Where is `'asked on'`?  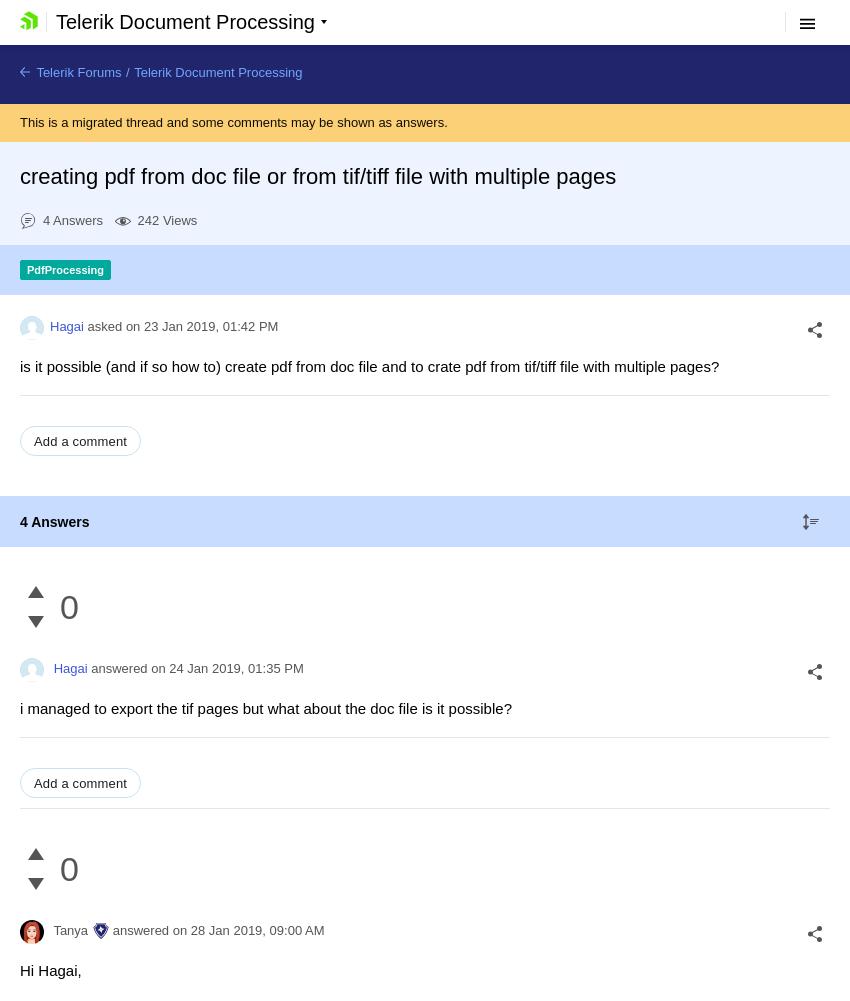
'asked on' is located at coordinates (111, 326).